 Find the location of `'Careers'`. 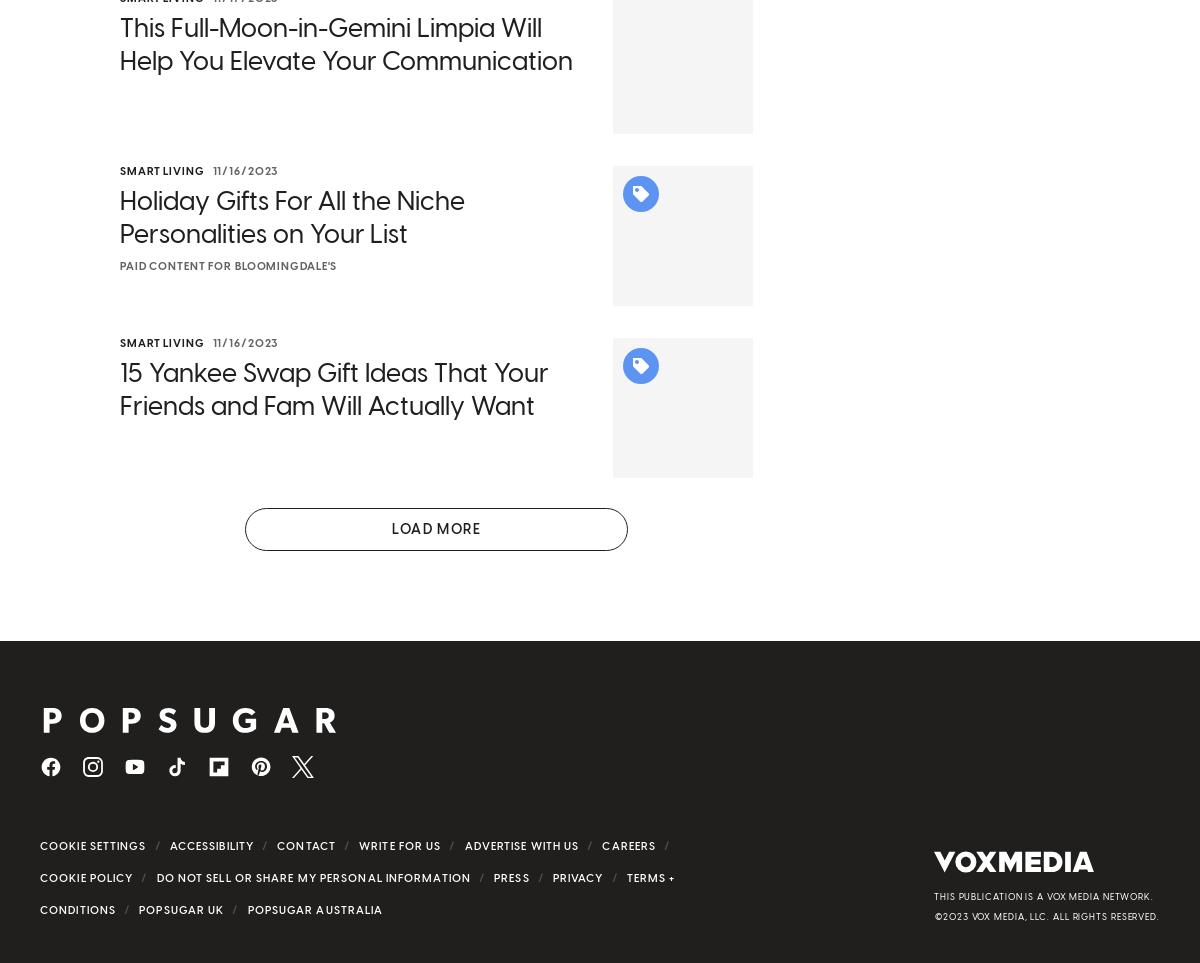

'Careers' is located at coordinates (629, 873).